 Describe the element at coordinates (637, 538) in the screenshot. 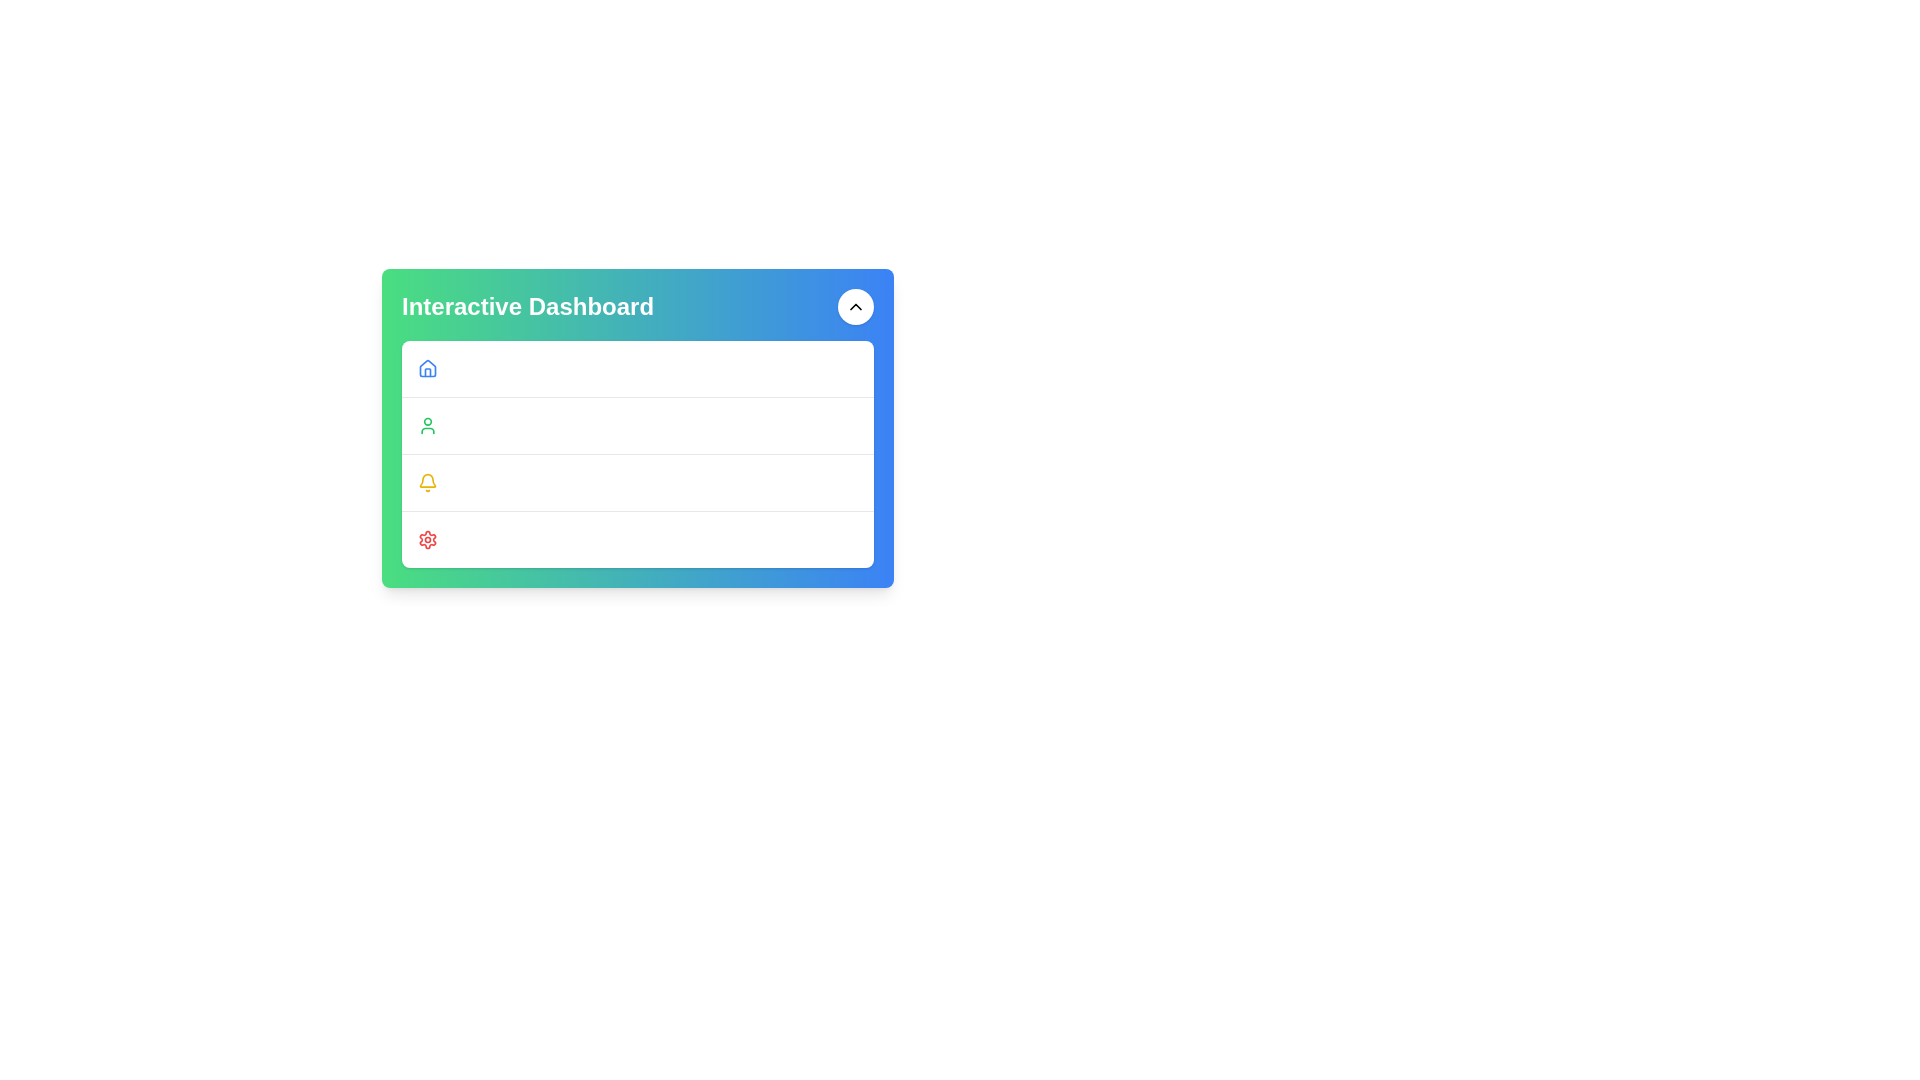

I see `the fourth menu item in the vertical list` at that location.